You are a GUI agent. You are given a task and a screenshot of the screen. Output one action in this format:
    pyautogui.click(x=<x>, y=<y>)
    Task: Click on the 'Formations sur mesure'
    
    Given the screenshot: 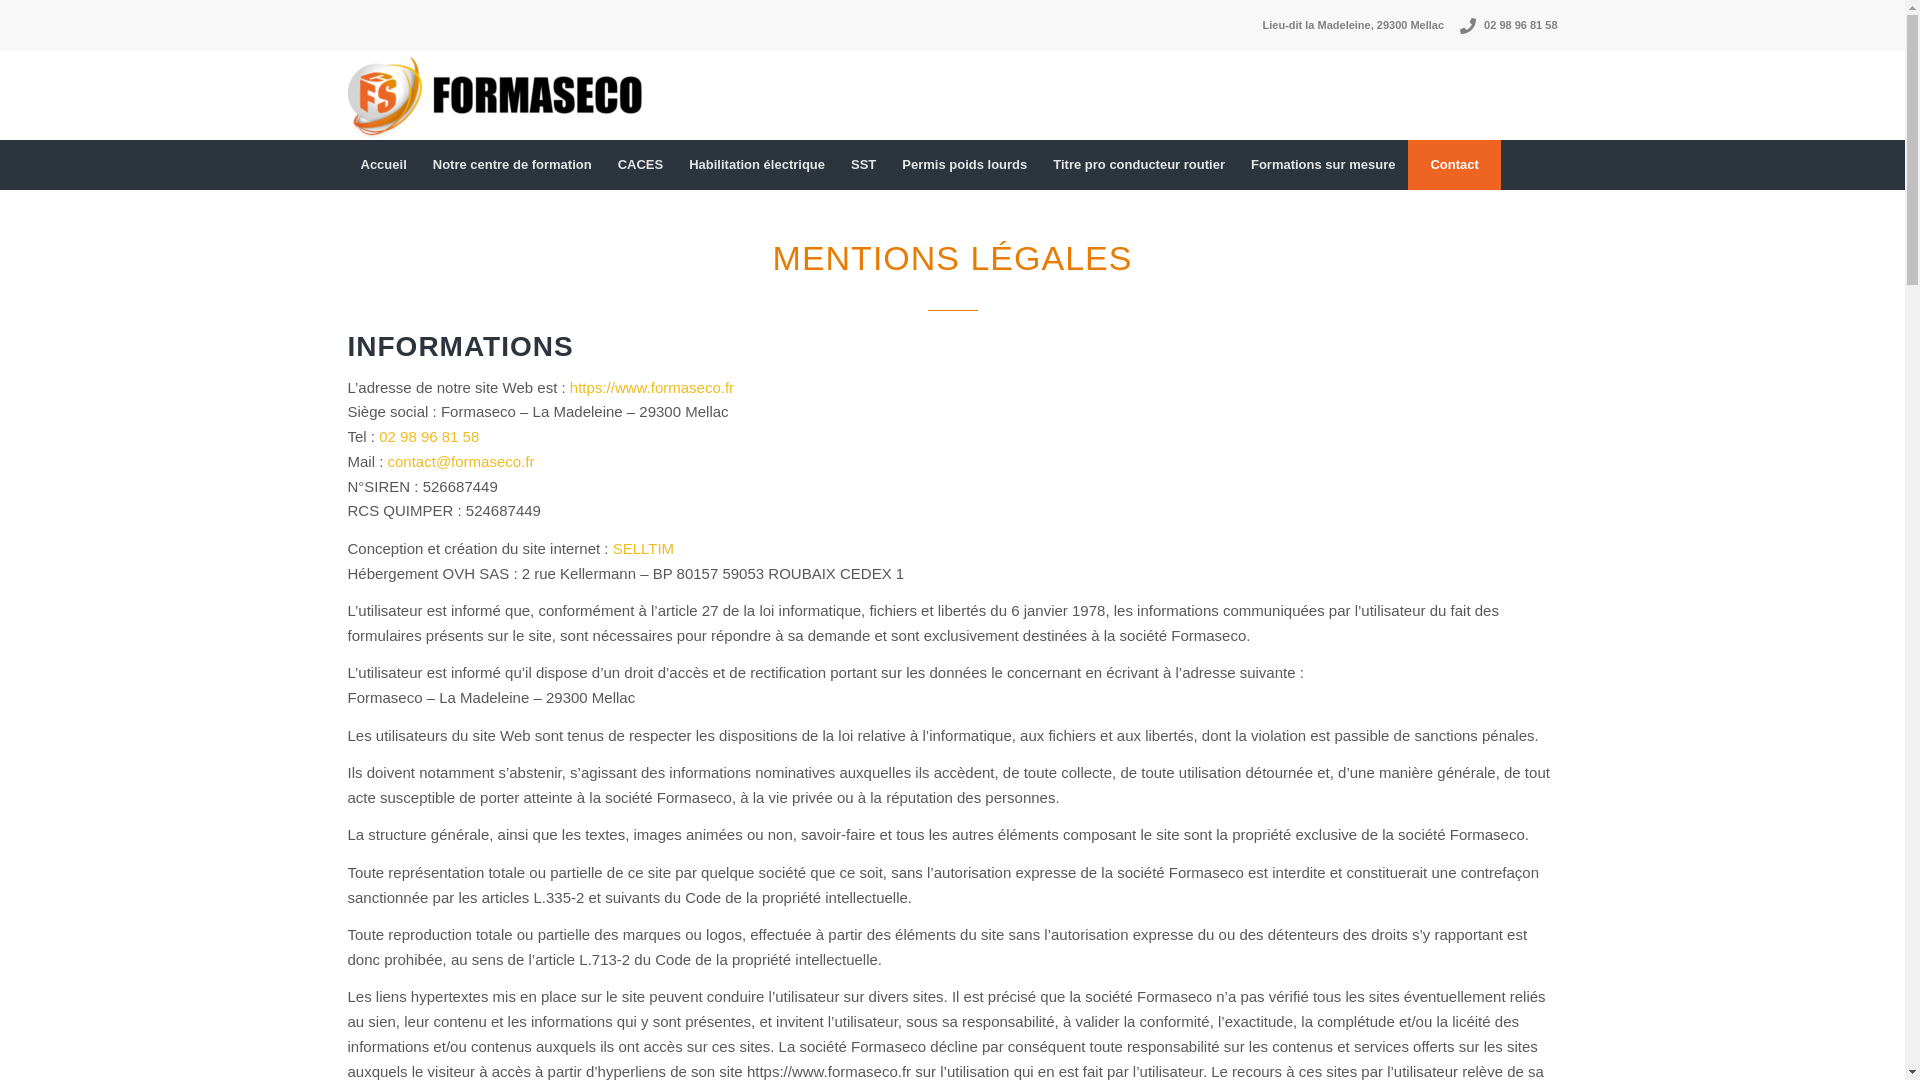 What is the action you would take?
    pyautogui.click(x=1323, y=164)
    